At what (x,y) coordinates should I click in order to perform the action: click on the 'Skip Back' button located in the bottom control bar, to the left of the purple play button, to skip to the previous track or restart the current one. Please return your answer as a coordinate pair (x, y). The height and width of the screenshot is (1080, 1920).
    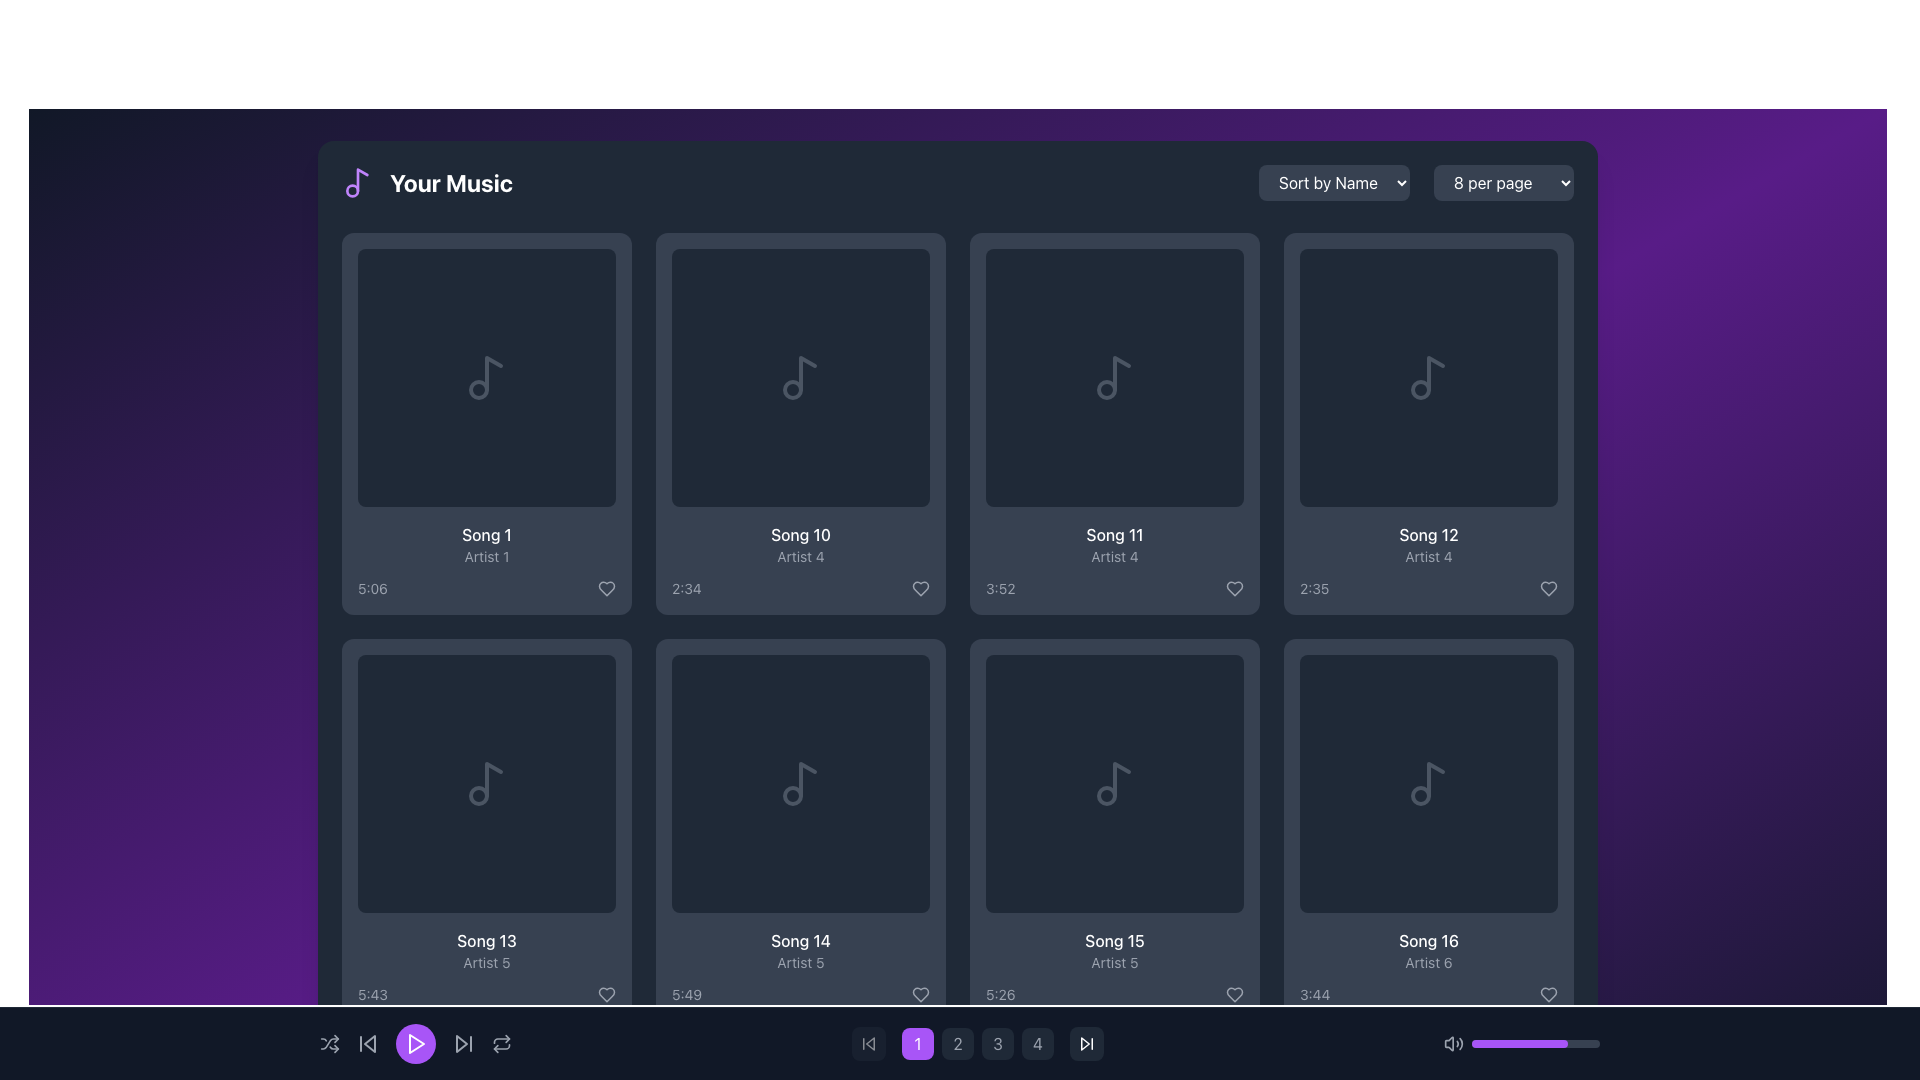
    Looking at the image, I should click on (868, 1043).